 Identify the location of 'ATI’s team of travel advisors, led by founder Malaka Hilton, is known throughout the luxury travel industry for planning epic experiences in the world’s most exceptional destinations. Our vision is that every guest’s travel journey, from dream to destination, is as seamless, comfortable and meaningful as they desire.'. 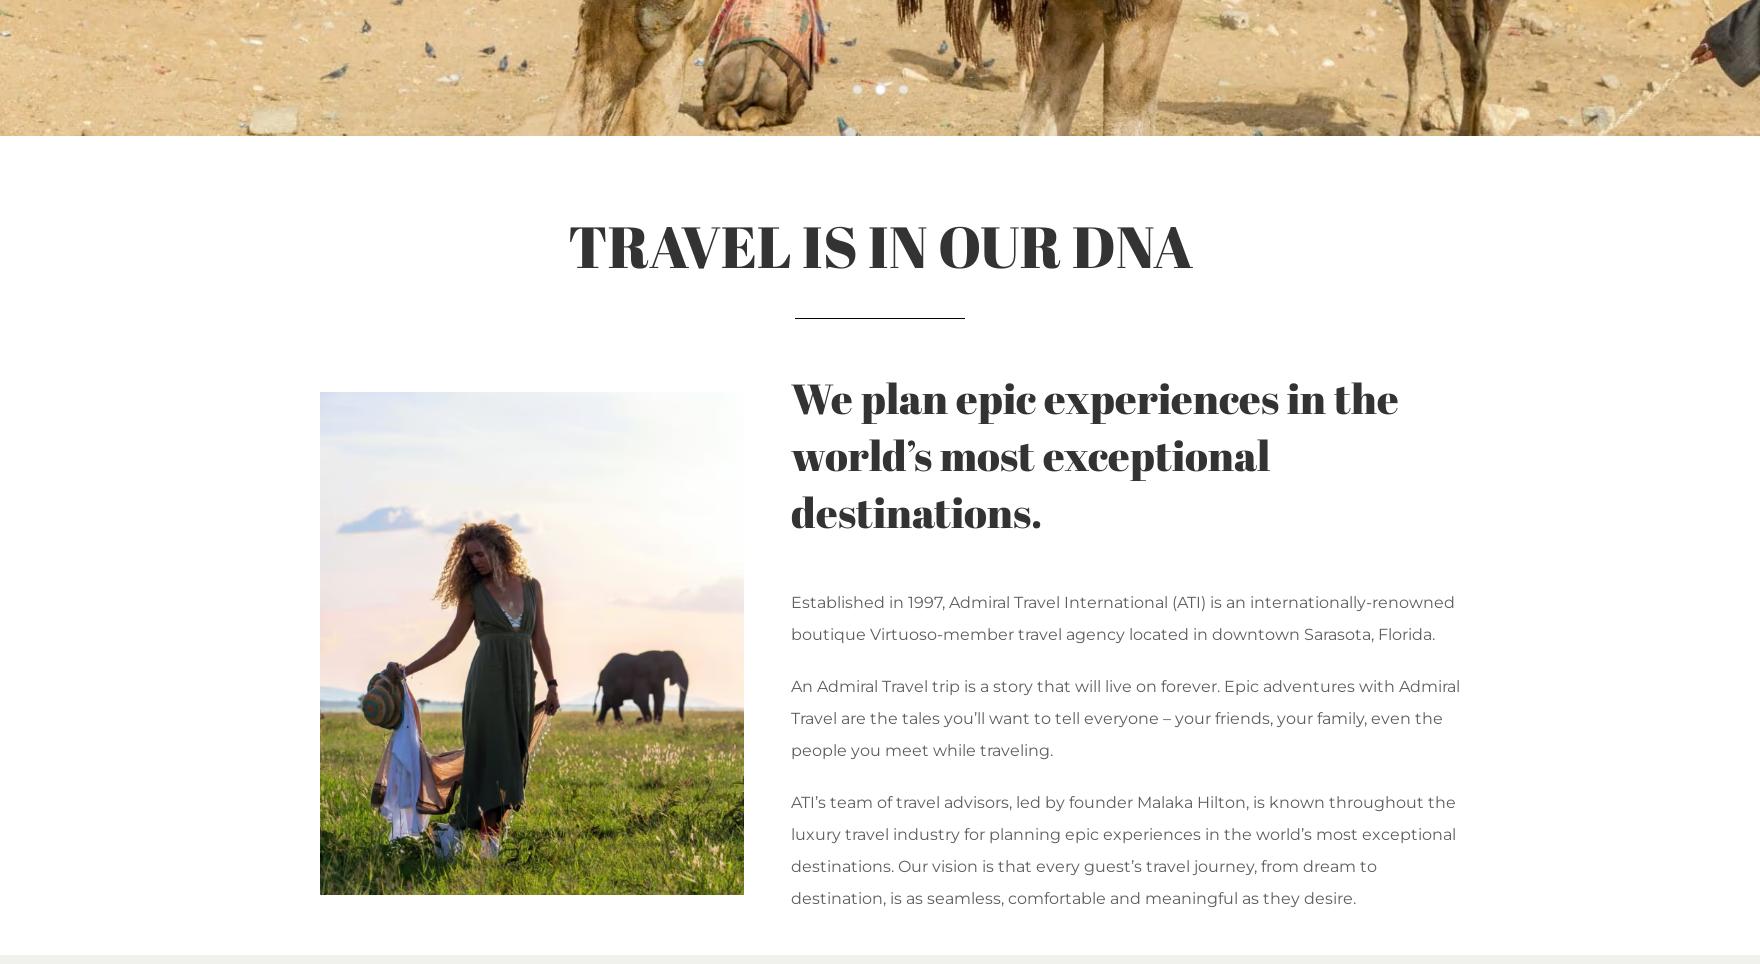
(1122, 850).